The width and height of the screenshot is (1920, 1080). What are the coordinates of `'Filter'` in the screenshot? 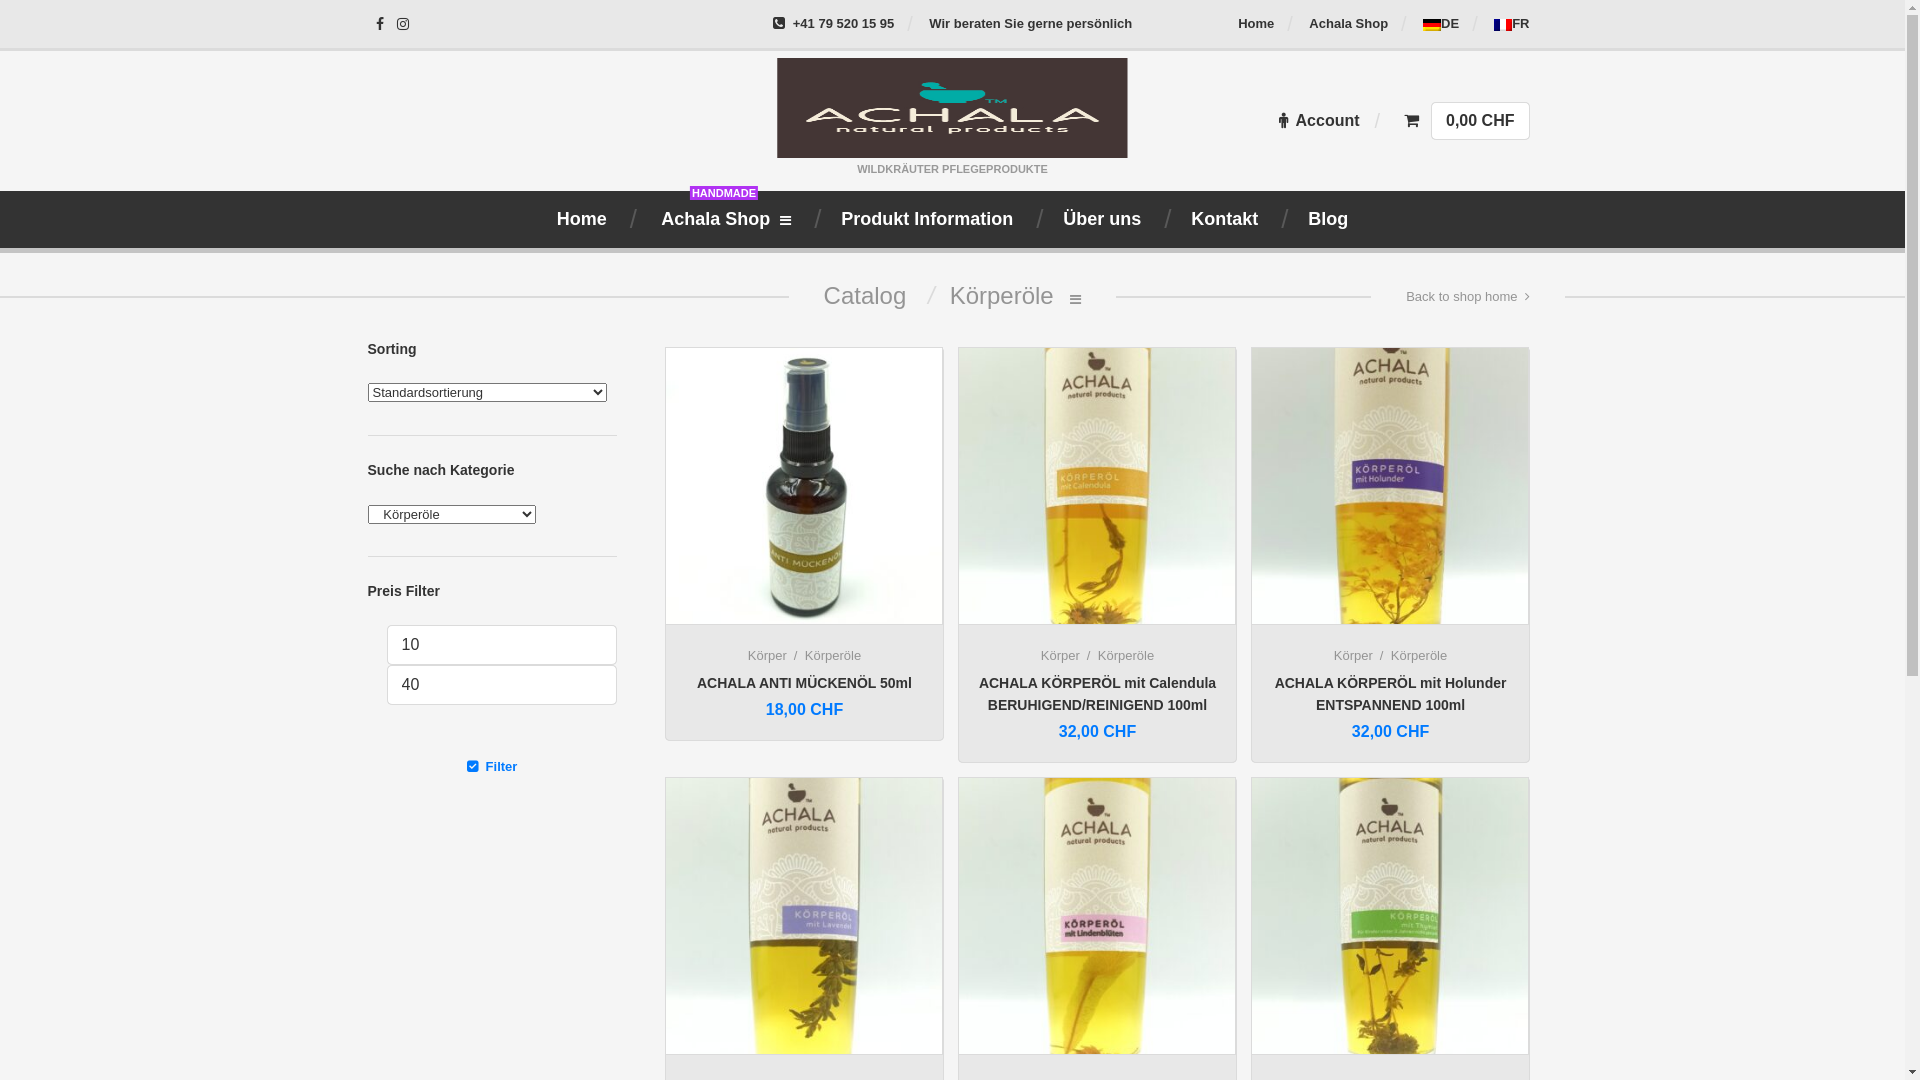 It's located at (368, 765).